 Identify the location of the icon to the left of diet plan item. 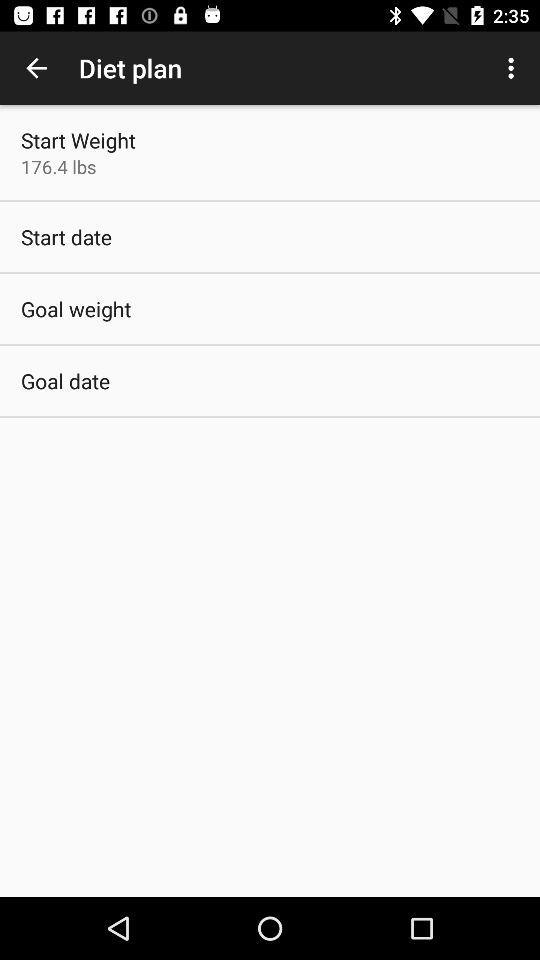
(36, 68).